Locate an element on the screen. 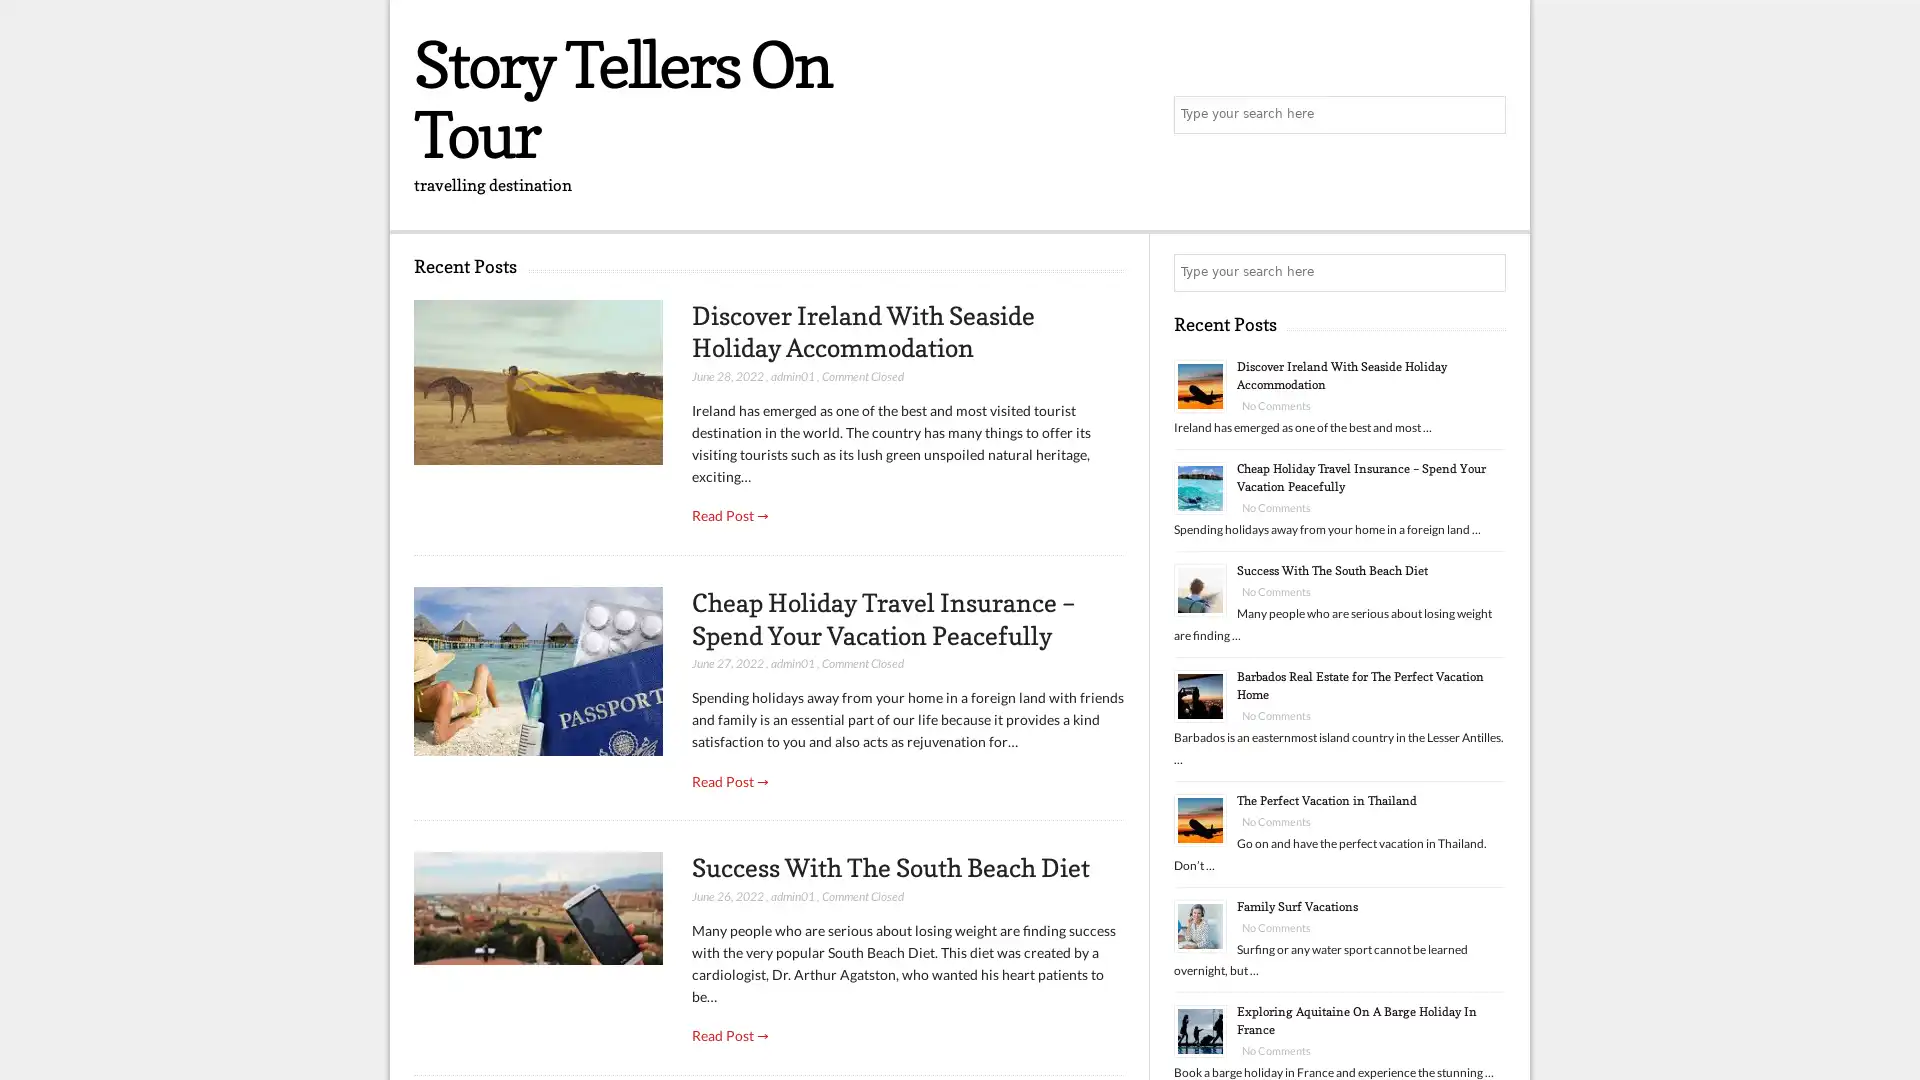 The width and height of the screenshot is (1920, 1080). Search is located at coordinates (1485, 273).